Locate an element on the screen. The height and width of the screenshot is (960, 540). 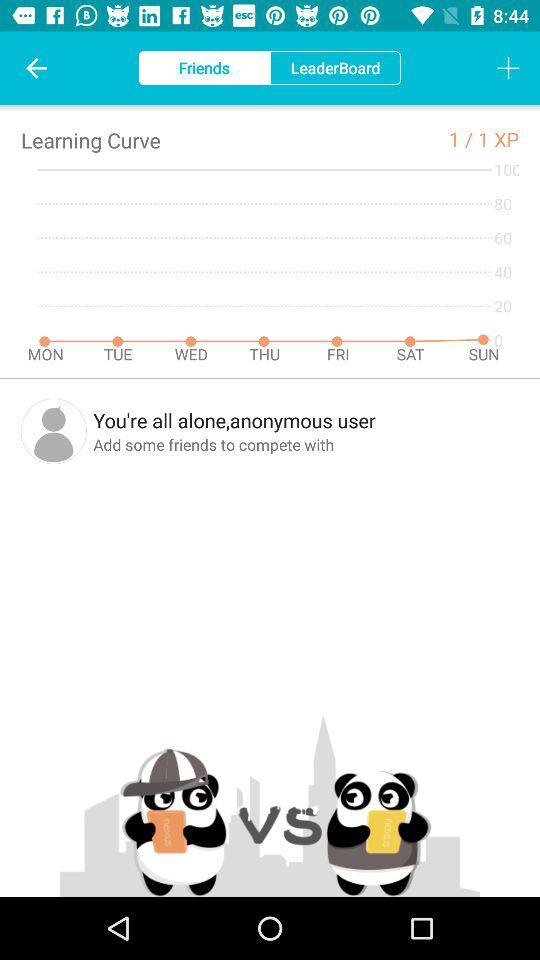
the item next to the friends is located at coordinates (36, 68).